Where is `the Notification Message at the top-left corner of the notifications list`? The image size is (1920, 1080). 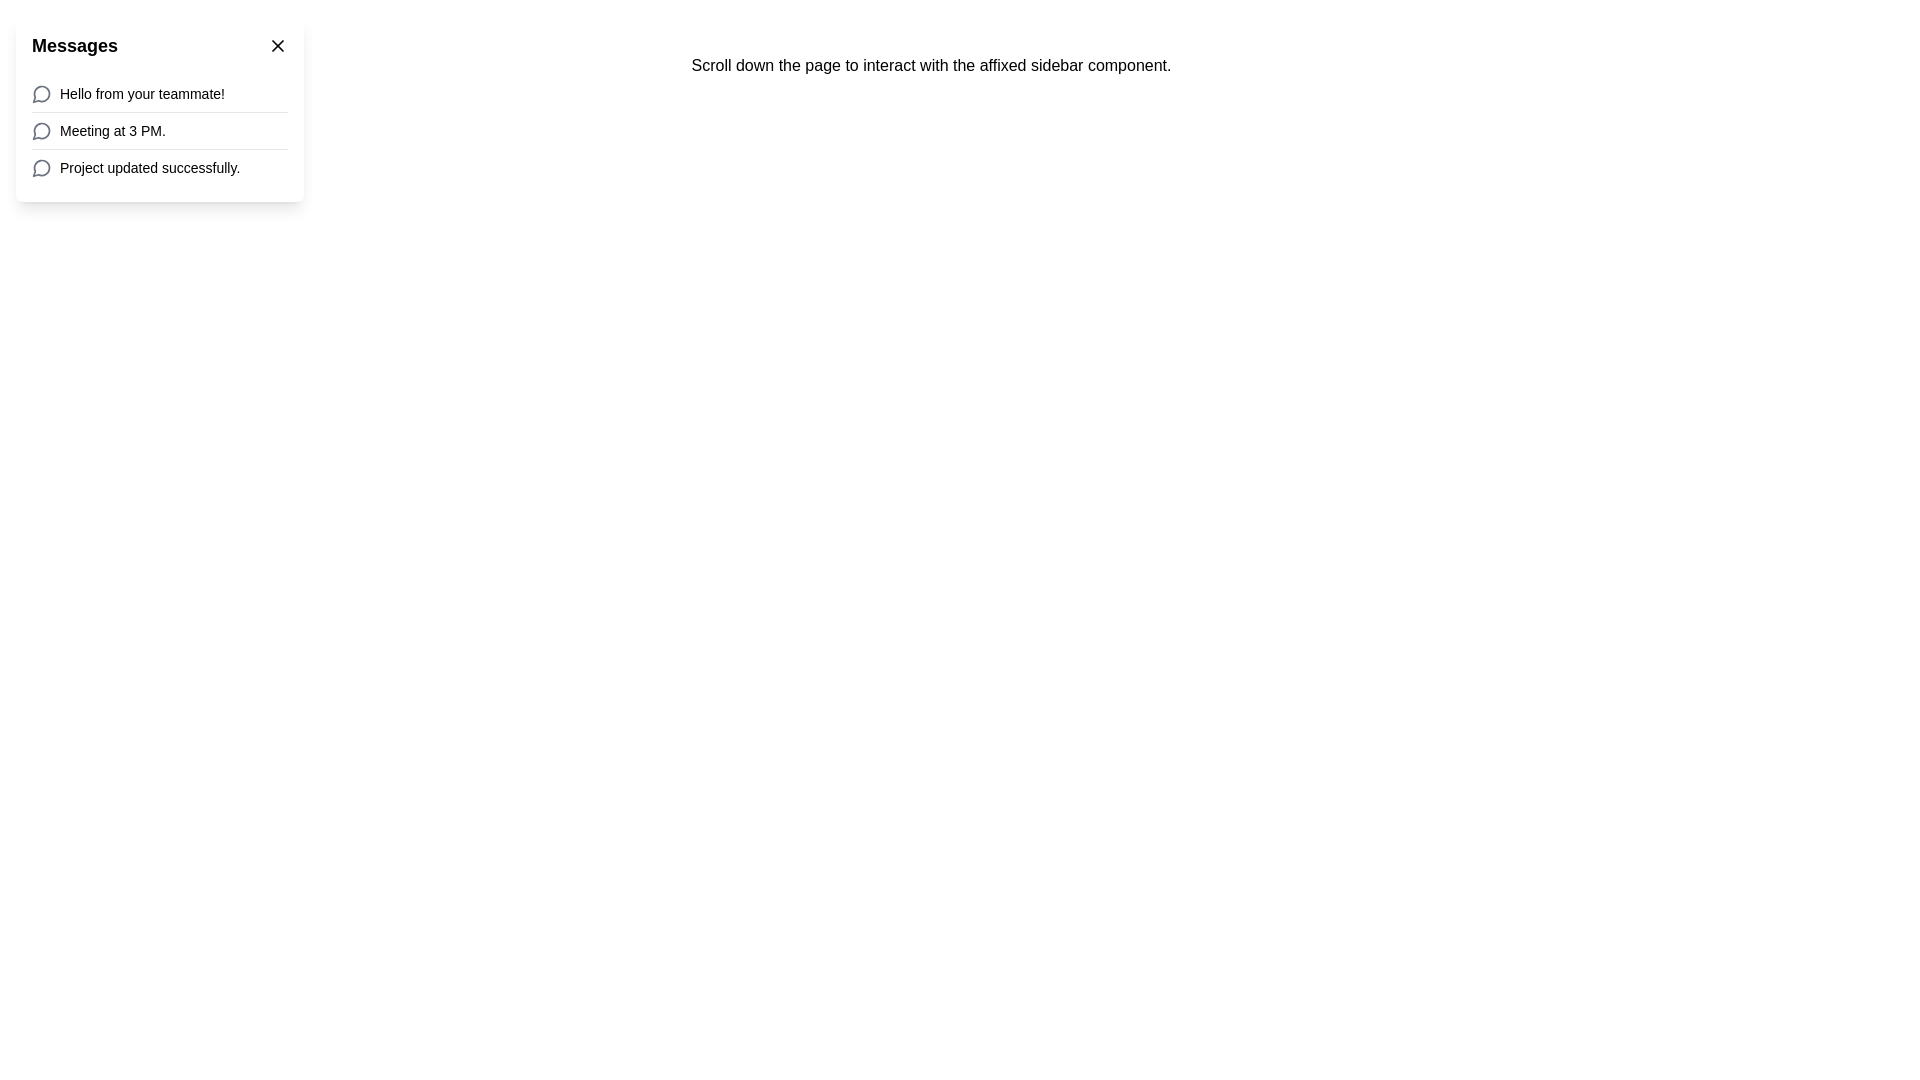
the Notification Message at the top-left corner of the notifications list is located at coordinates (158, 93).